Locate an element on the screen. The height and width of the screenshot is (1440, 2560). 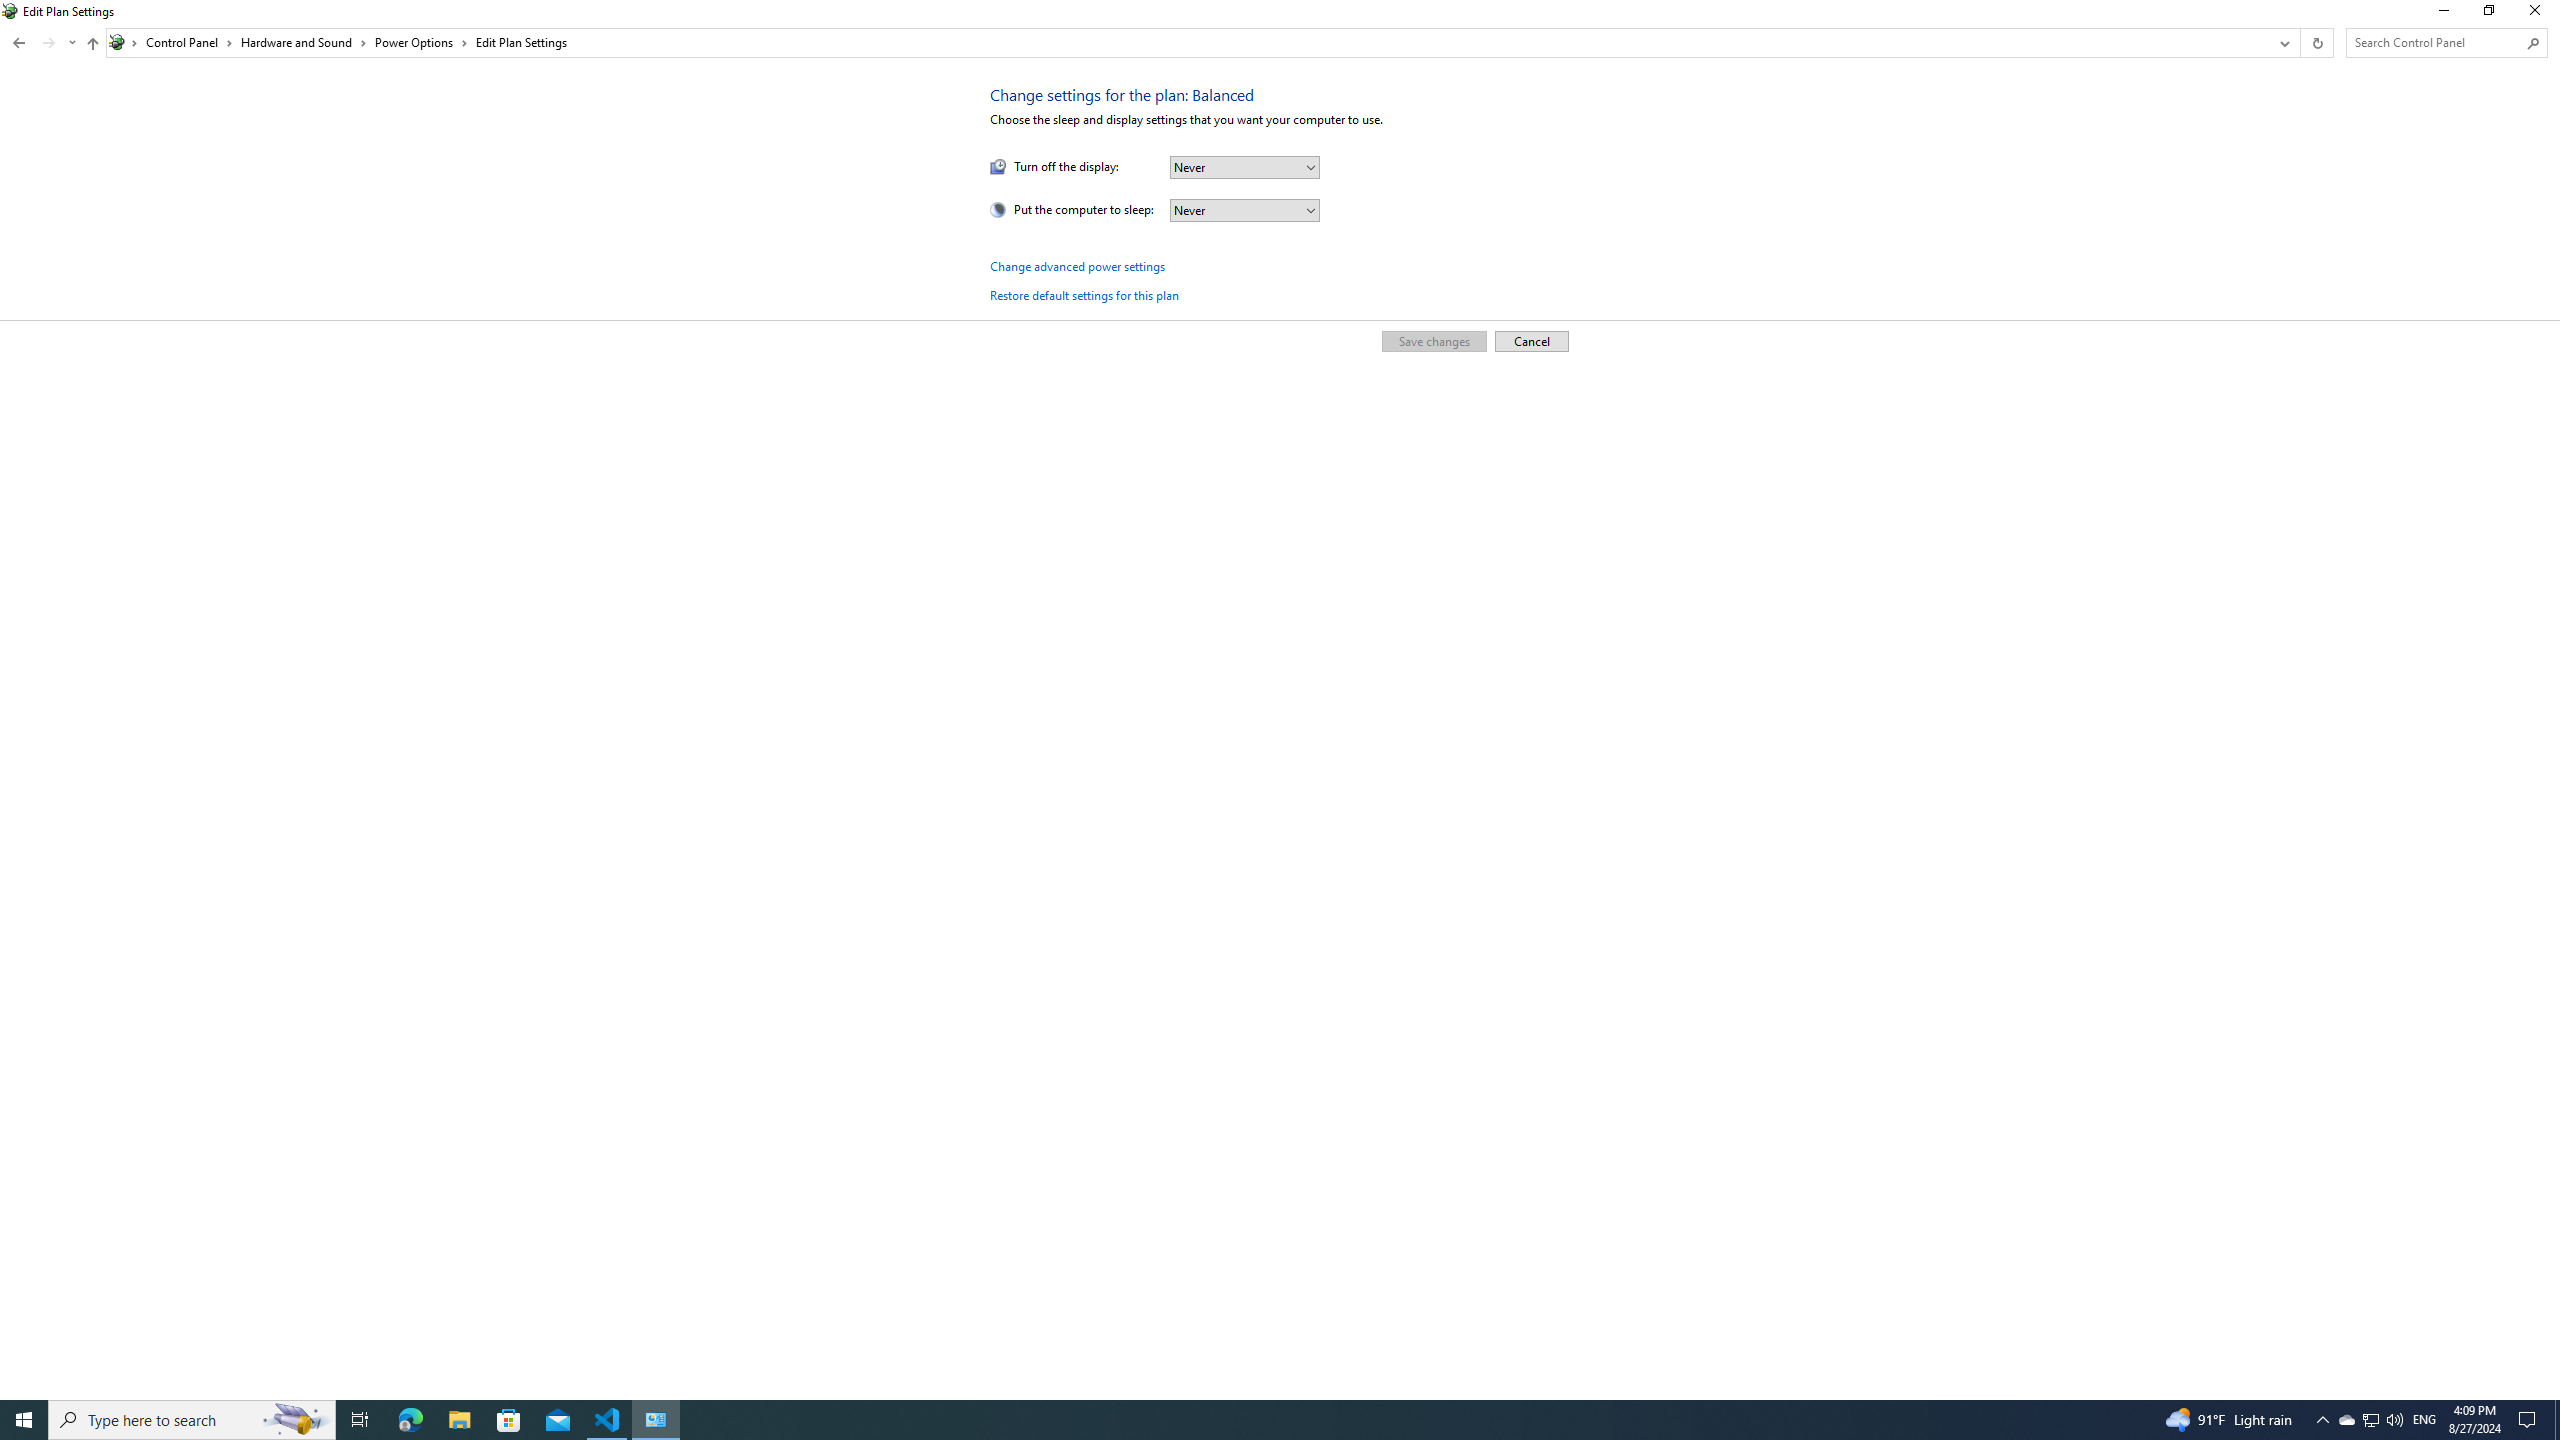
'Control Panel' is located at coordinates (188, 42).